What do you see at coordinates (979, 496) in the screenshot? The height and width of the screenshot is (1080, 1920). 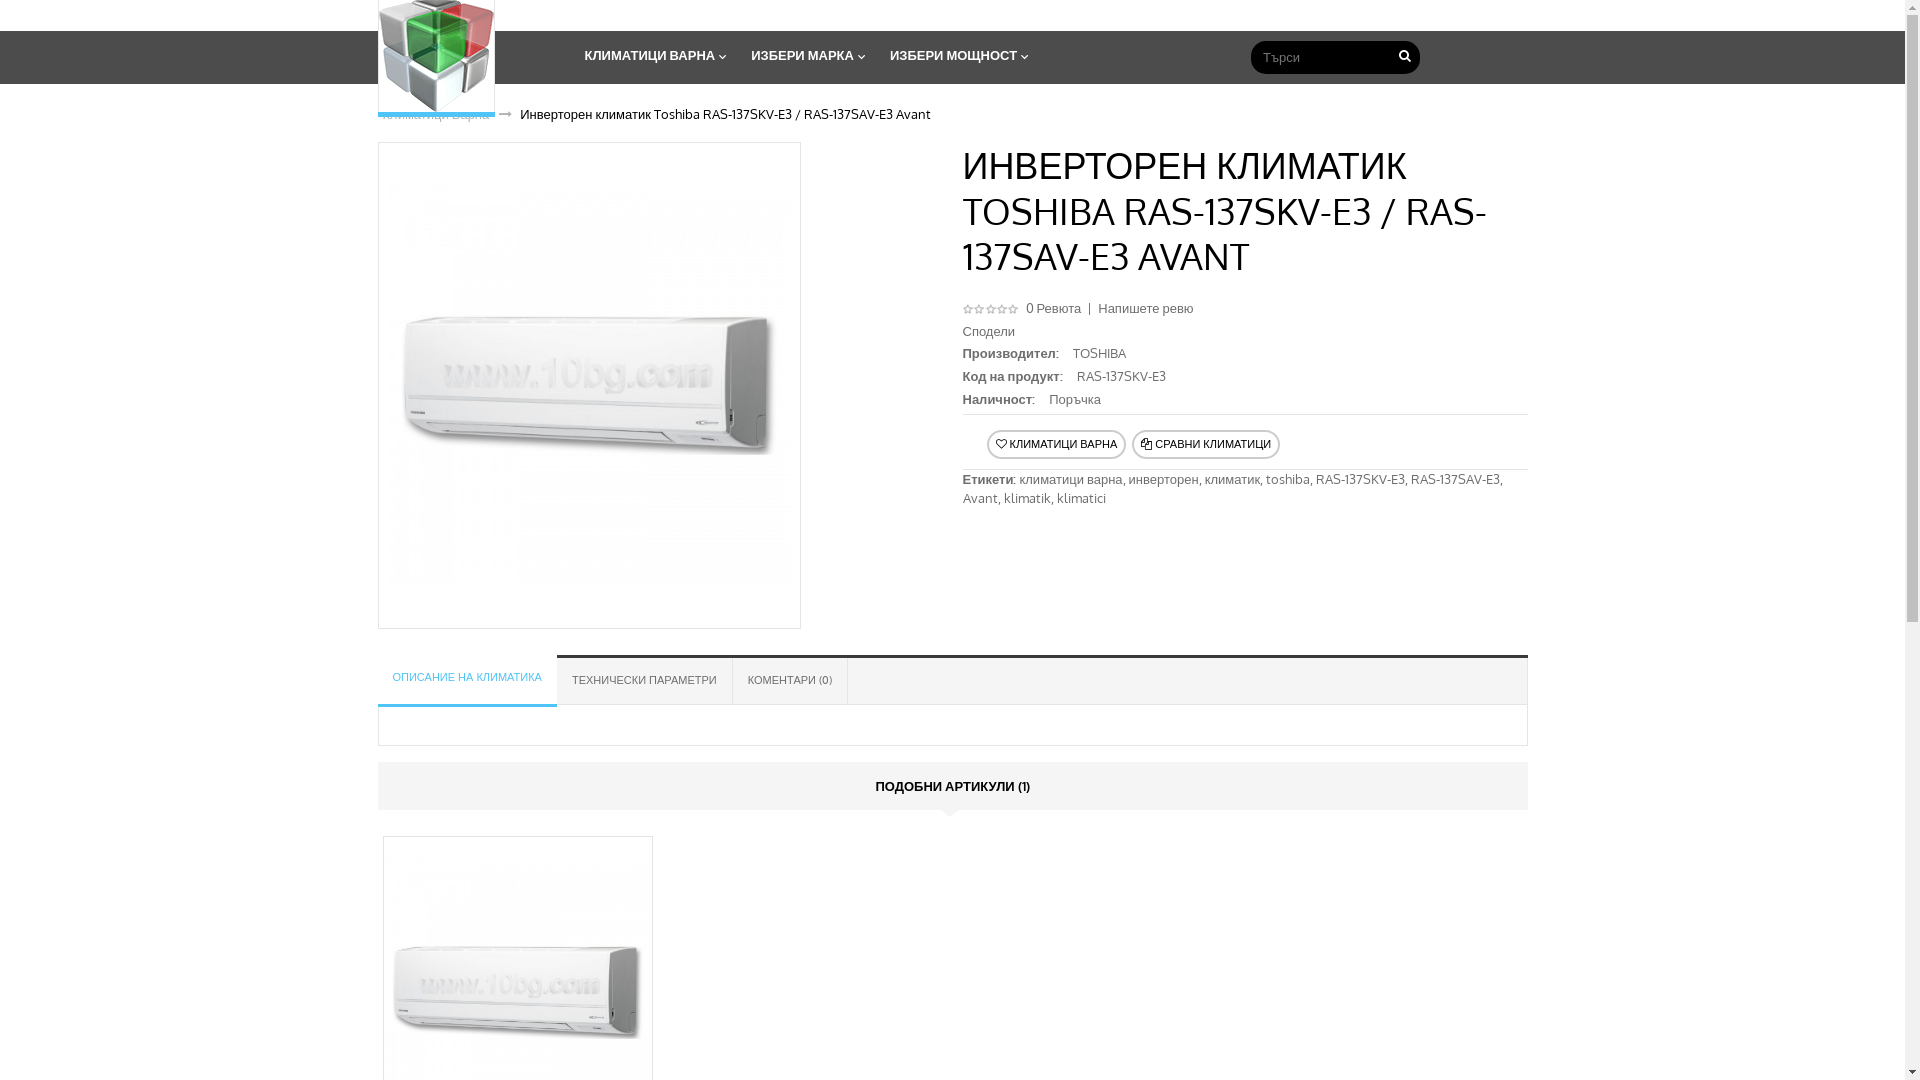 I see `'Avant'` at bounding box center [979, 496].